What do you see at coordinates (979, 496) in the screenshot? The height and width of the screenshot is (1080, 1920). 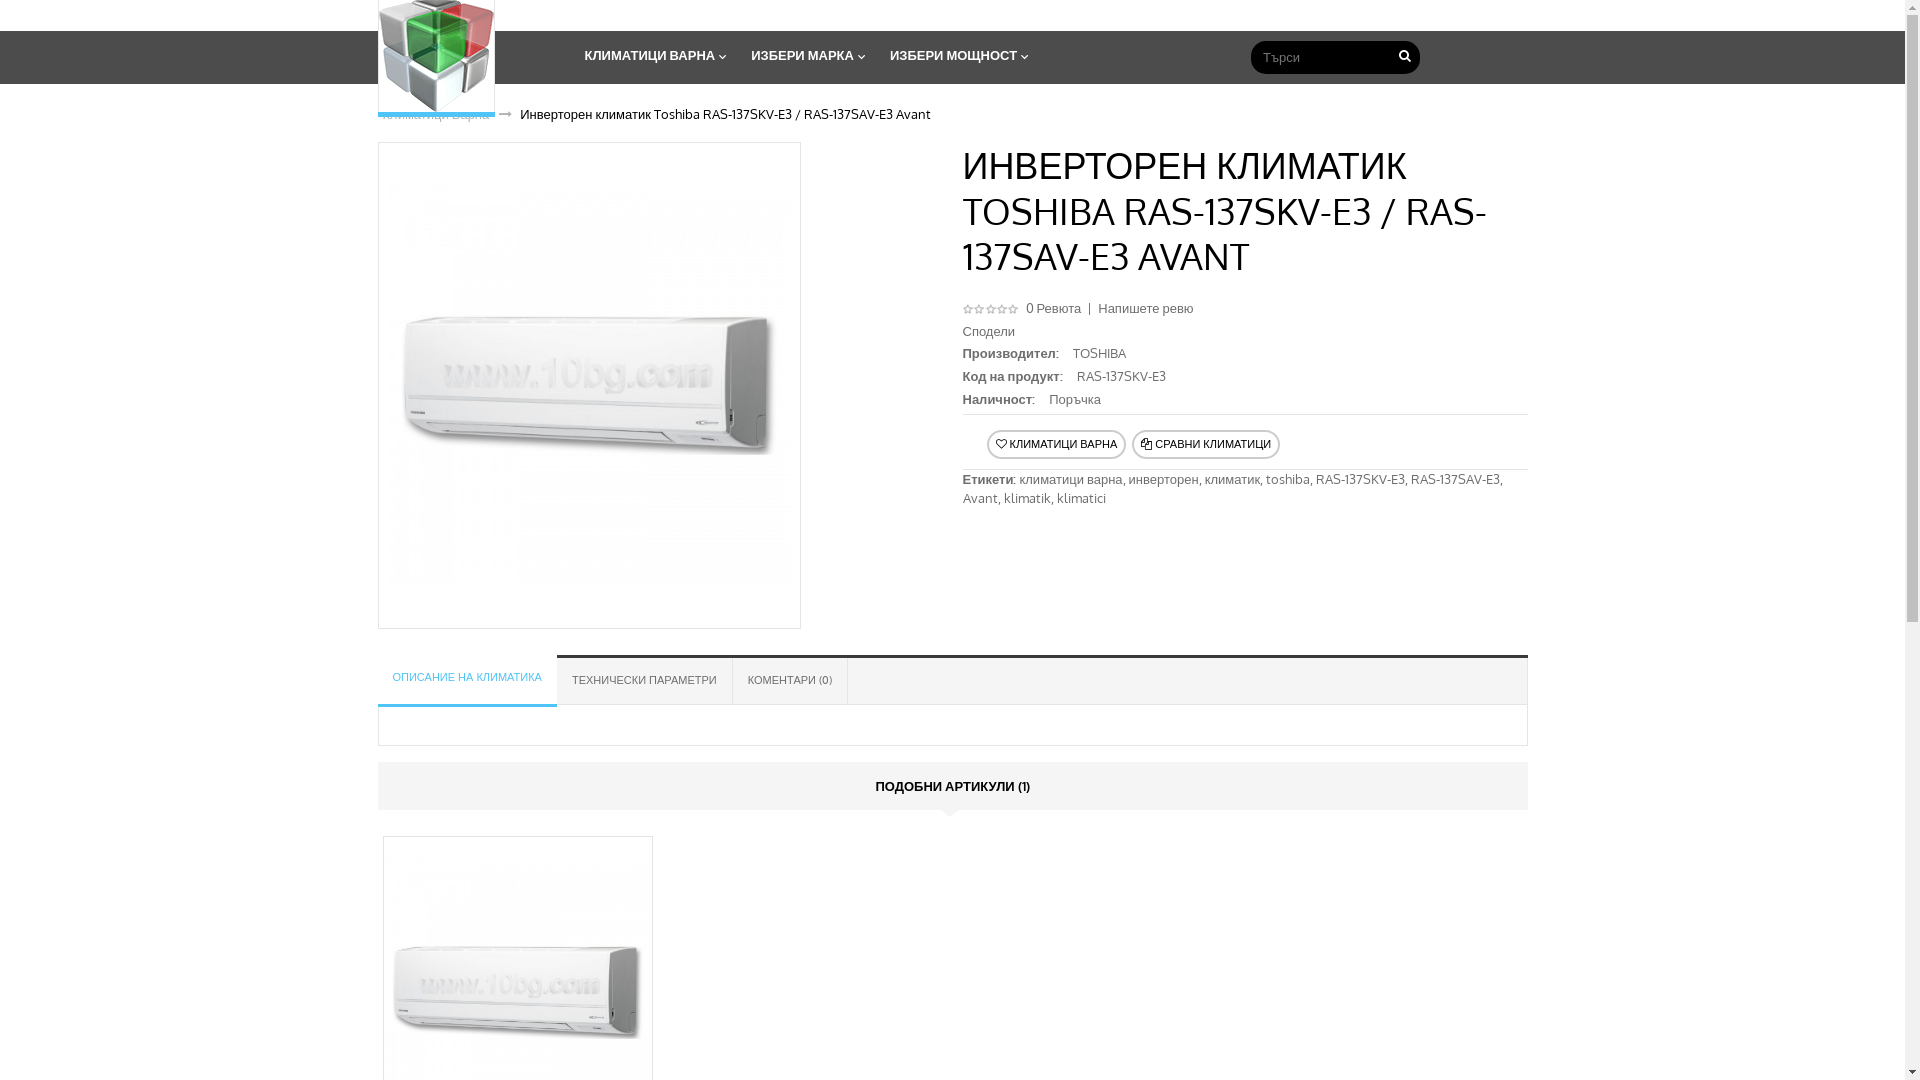 I see `'Avant'` at bounding box center [979, 496].